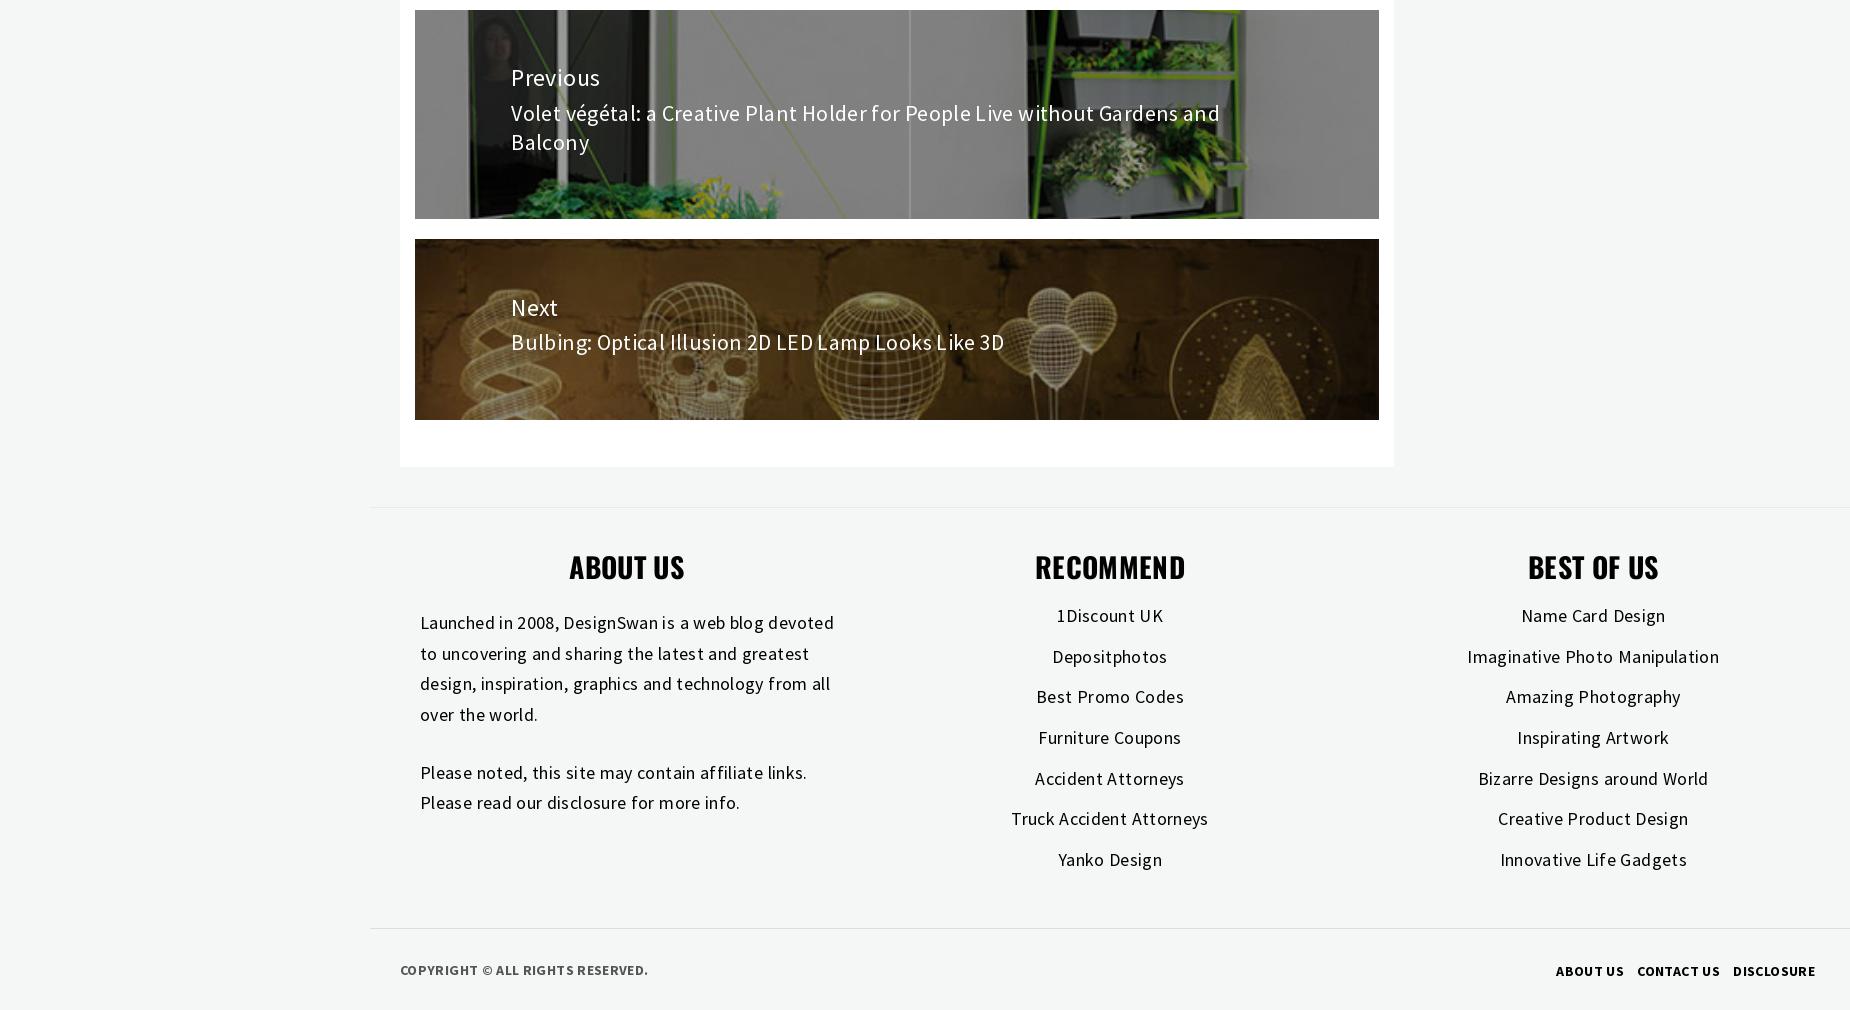 Image resolution: width=1850 pixels, height=1010 pixels. I want to click on 'Accident Attorneys', so click(1108, 777).